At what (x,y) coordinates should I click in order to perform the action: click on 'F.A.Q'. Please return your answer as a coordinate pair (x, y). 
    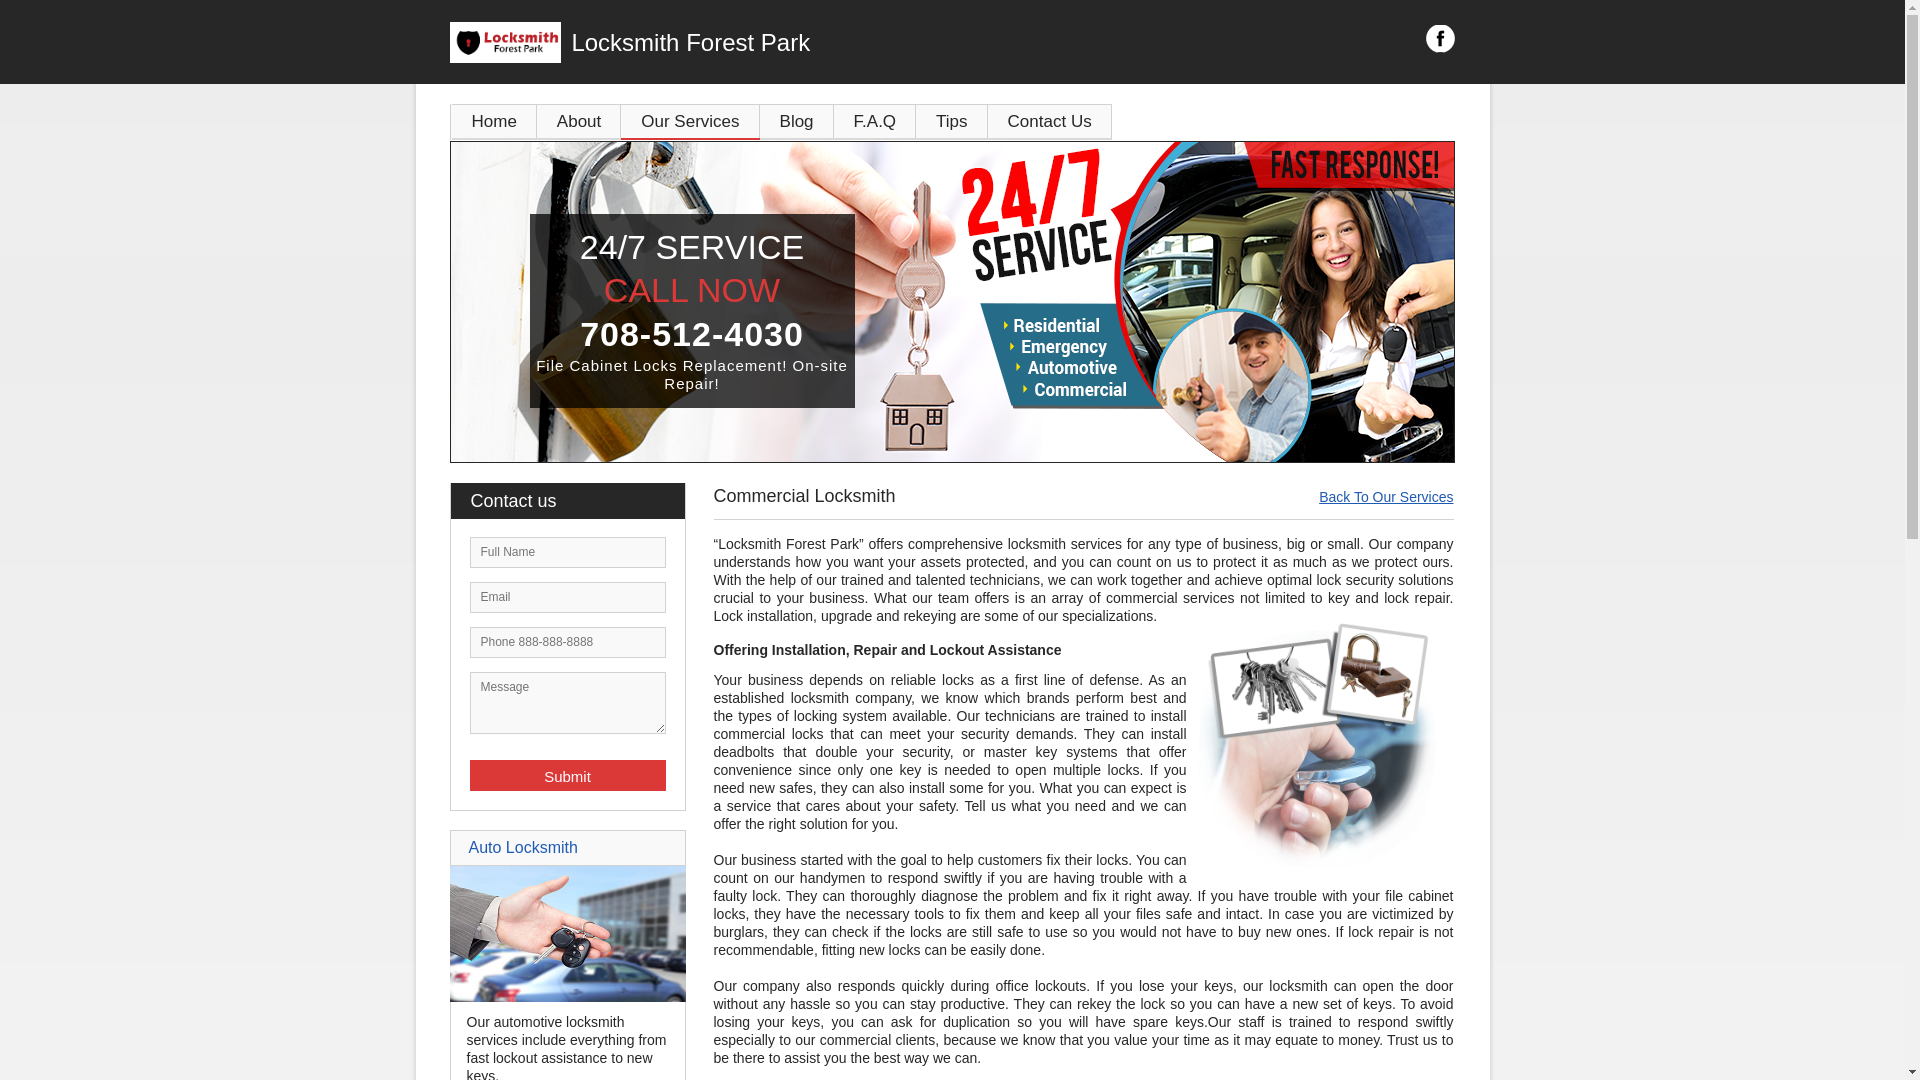
    Looking at the image, I should click on (875, 121).